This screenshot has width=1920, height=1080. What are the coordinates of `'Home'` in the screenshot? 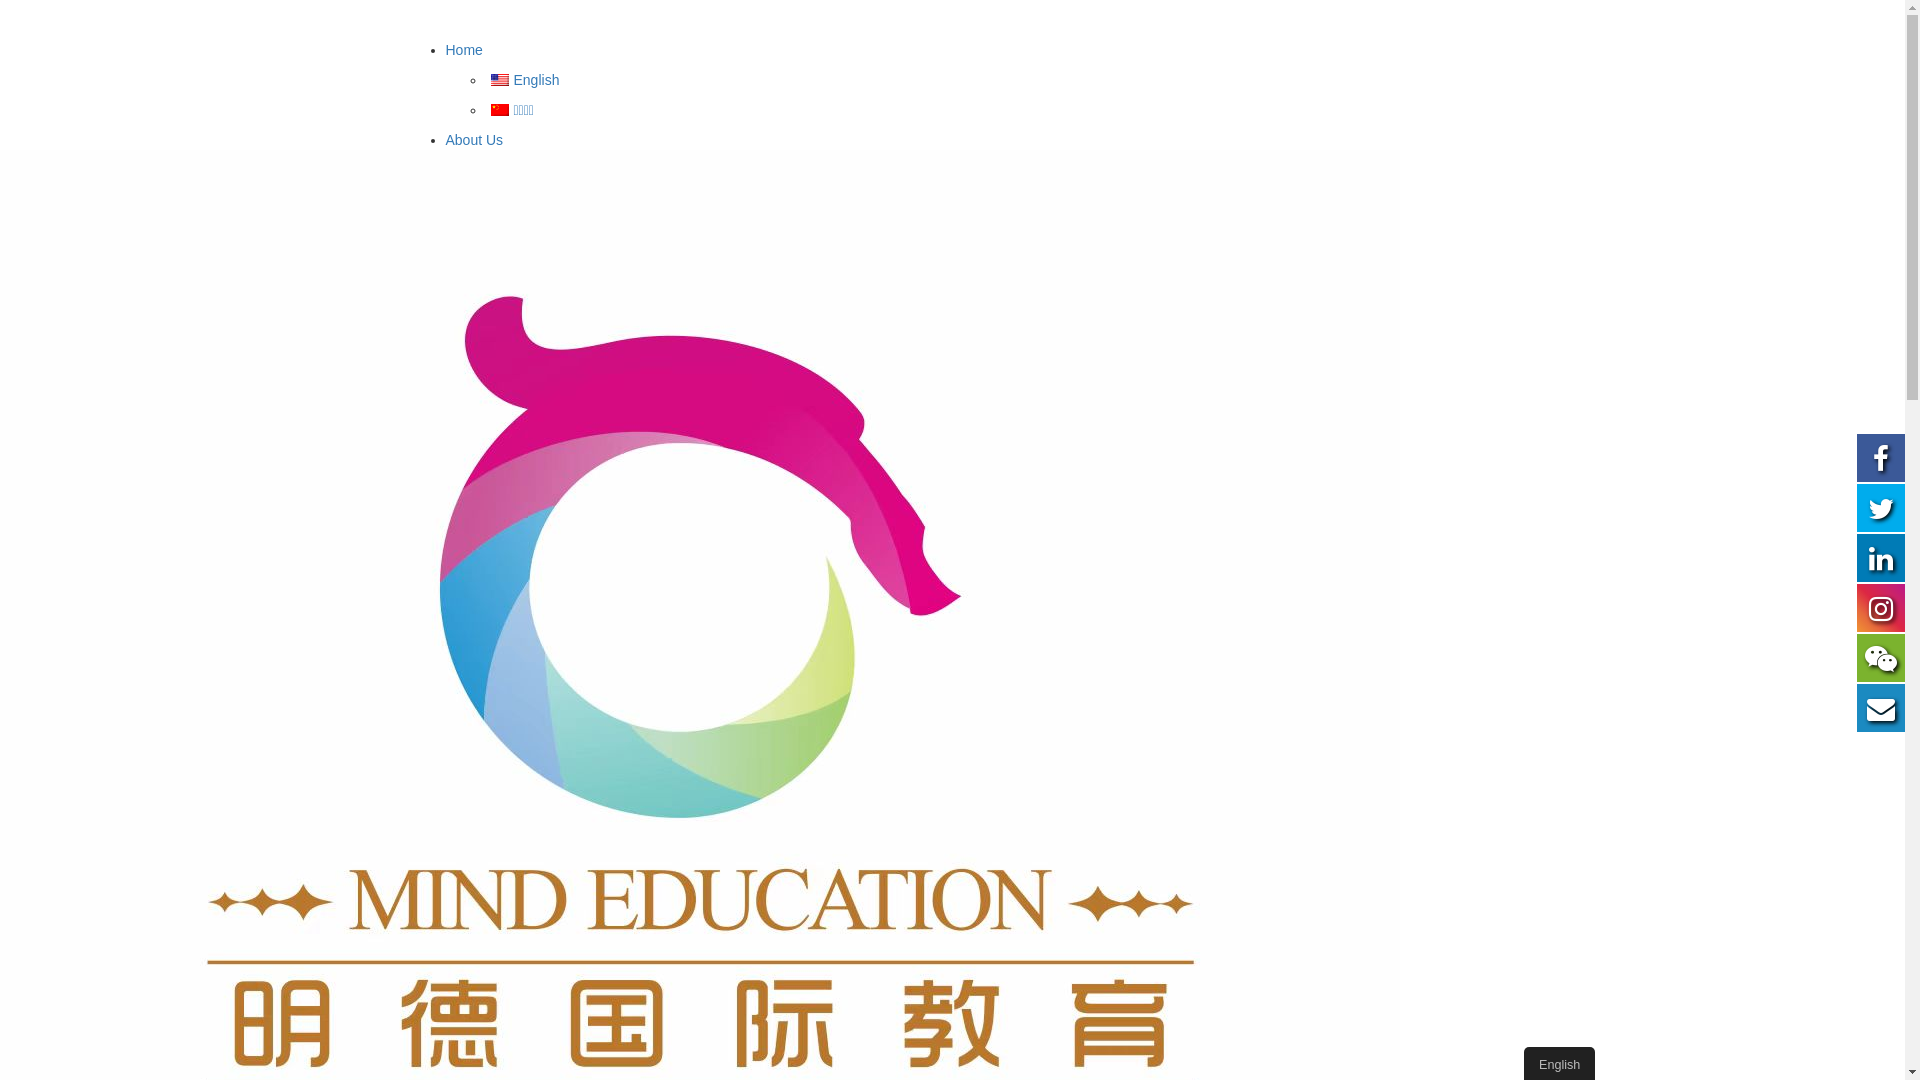 It's located at (445, 49).